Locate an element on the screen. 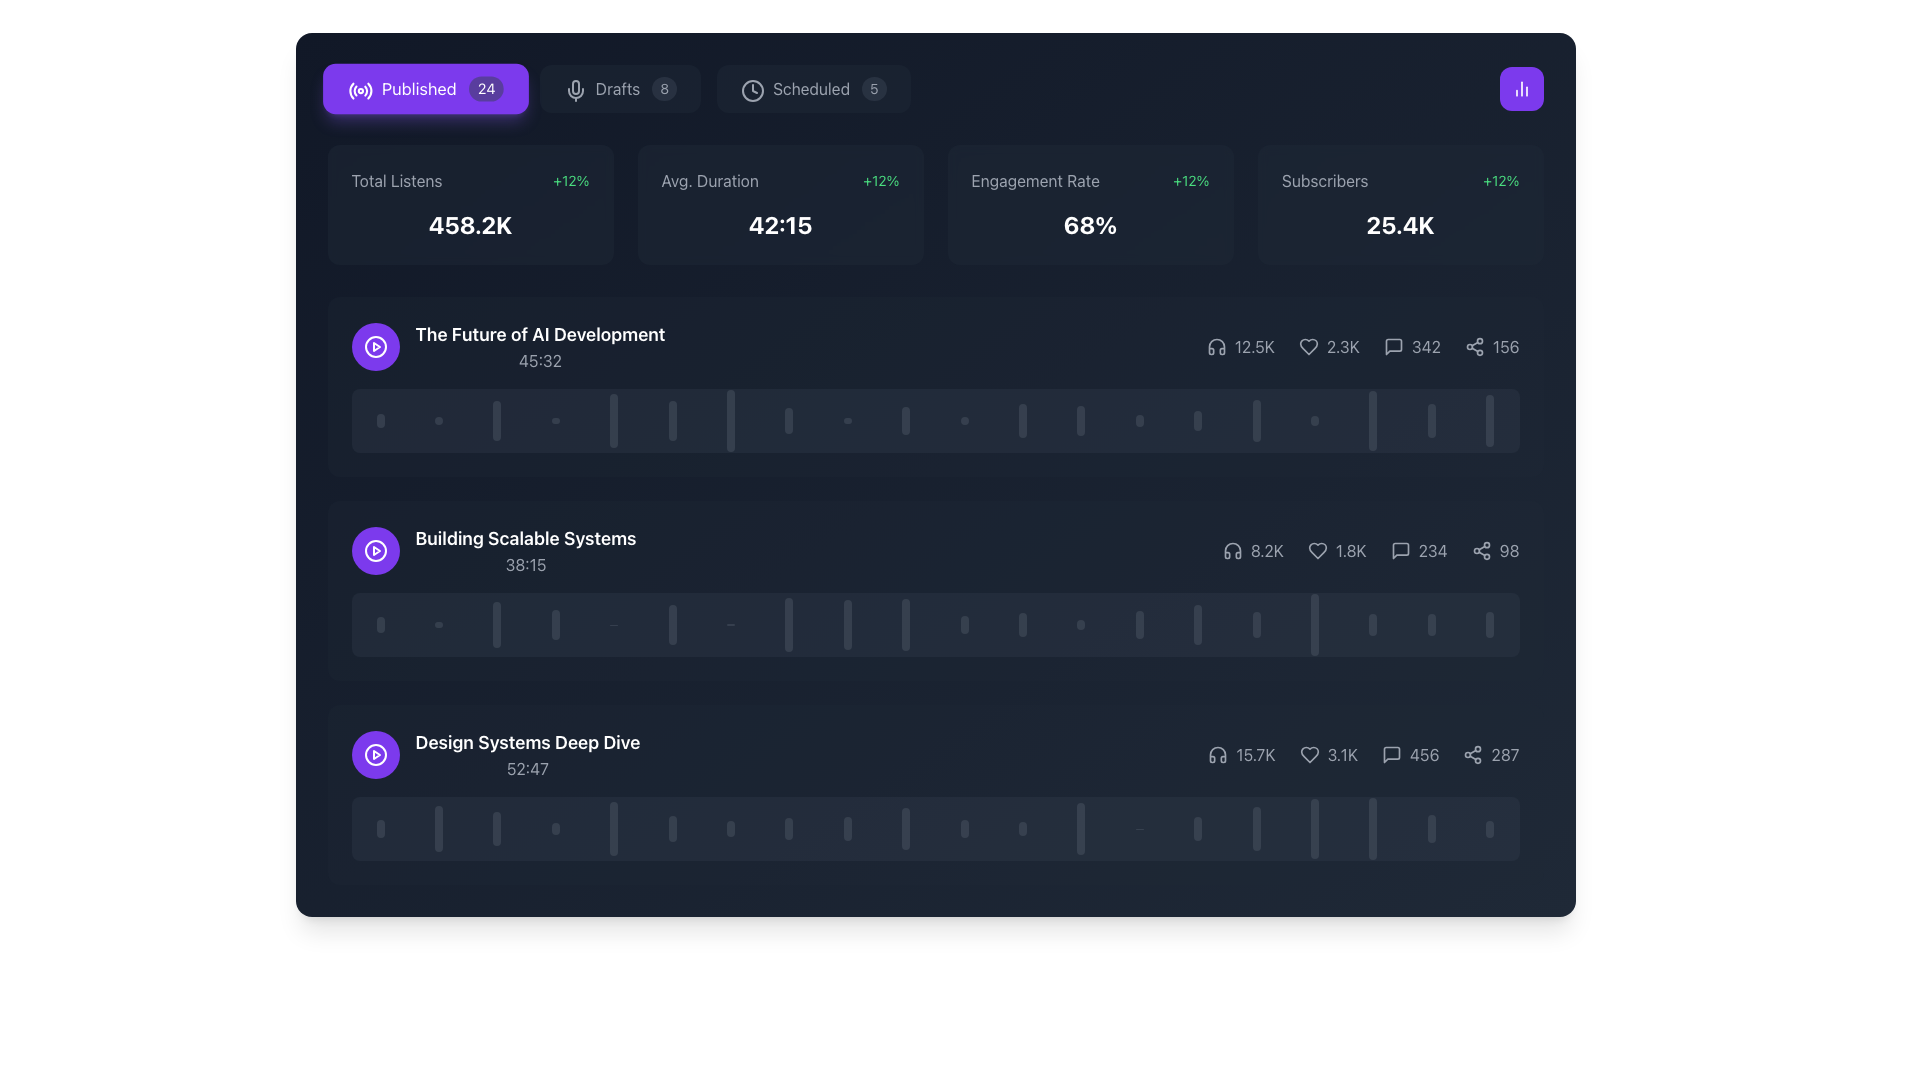  the Text cluster displaying 'Design Systems Deep Dive' and '52:47', which is the third entry in a vertical list of items is located at coordinates (528, 755).